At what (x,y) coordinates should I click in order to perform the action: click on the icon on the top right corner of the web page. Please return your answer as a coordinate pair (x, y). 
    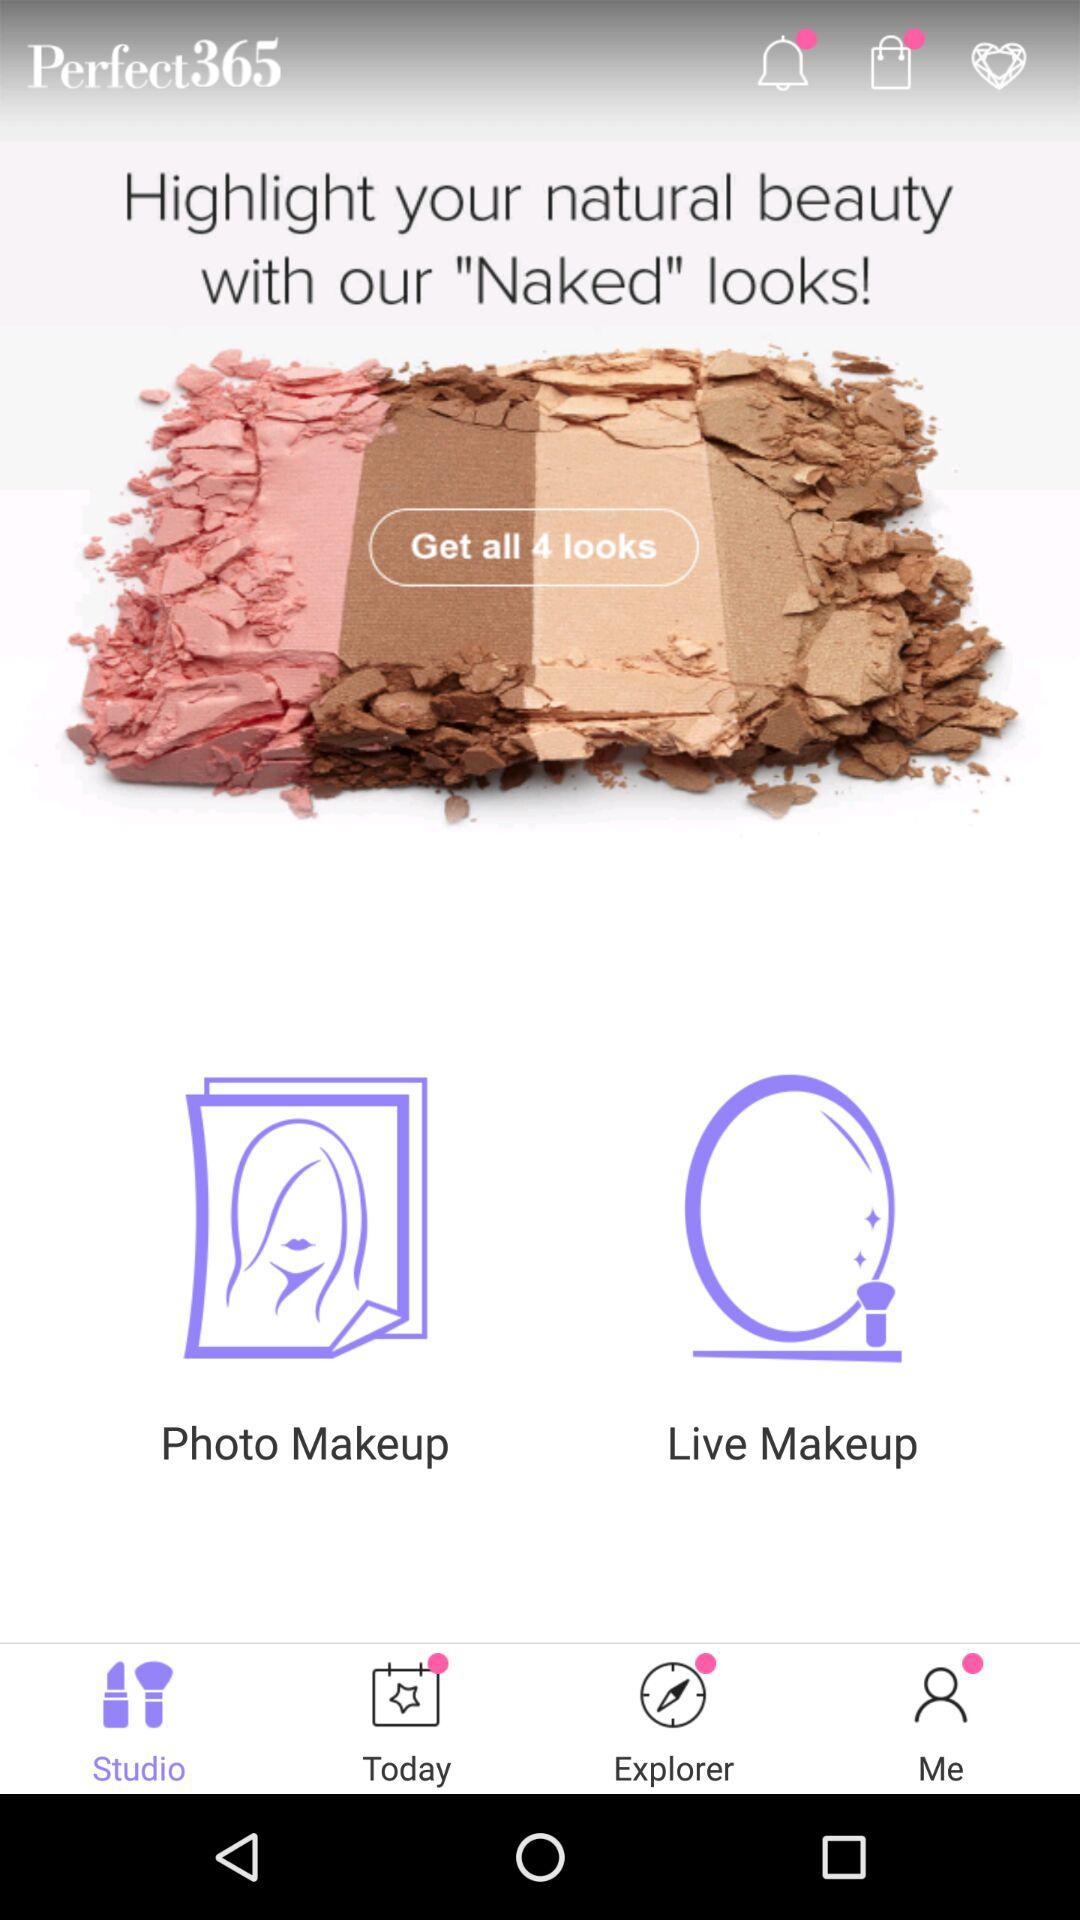
    Looking at the image, I should click on (999, 62).